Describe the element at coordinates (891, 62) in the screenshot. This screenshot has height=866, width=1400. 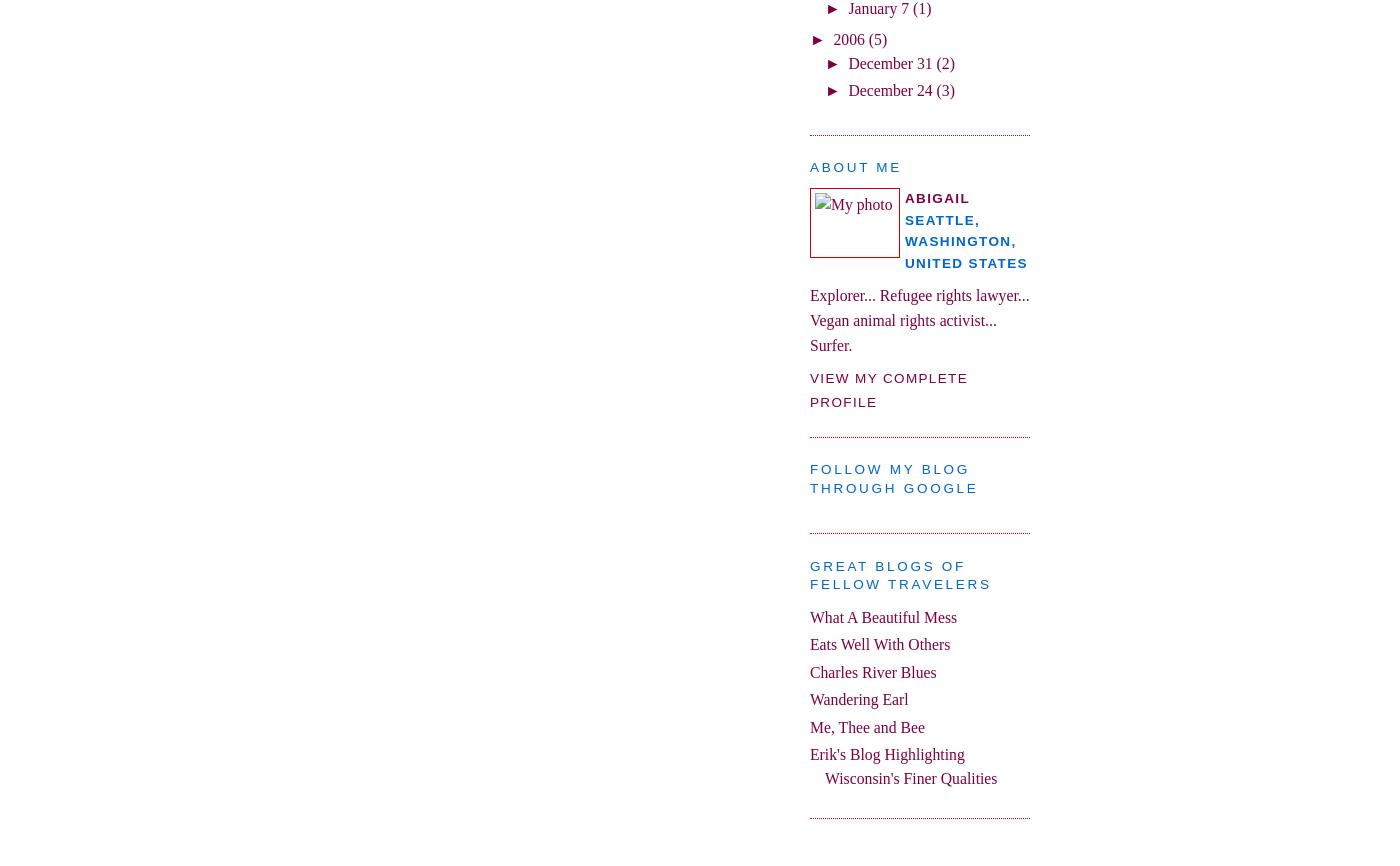
I see `'December 31'` at that location.